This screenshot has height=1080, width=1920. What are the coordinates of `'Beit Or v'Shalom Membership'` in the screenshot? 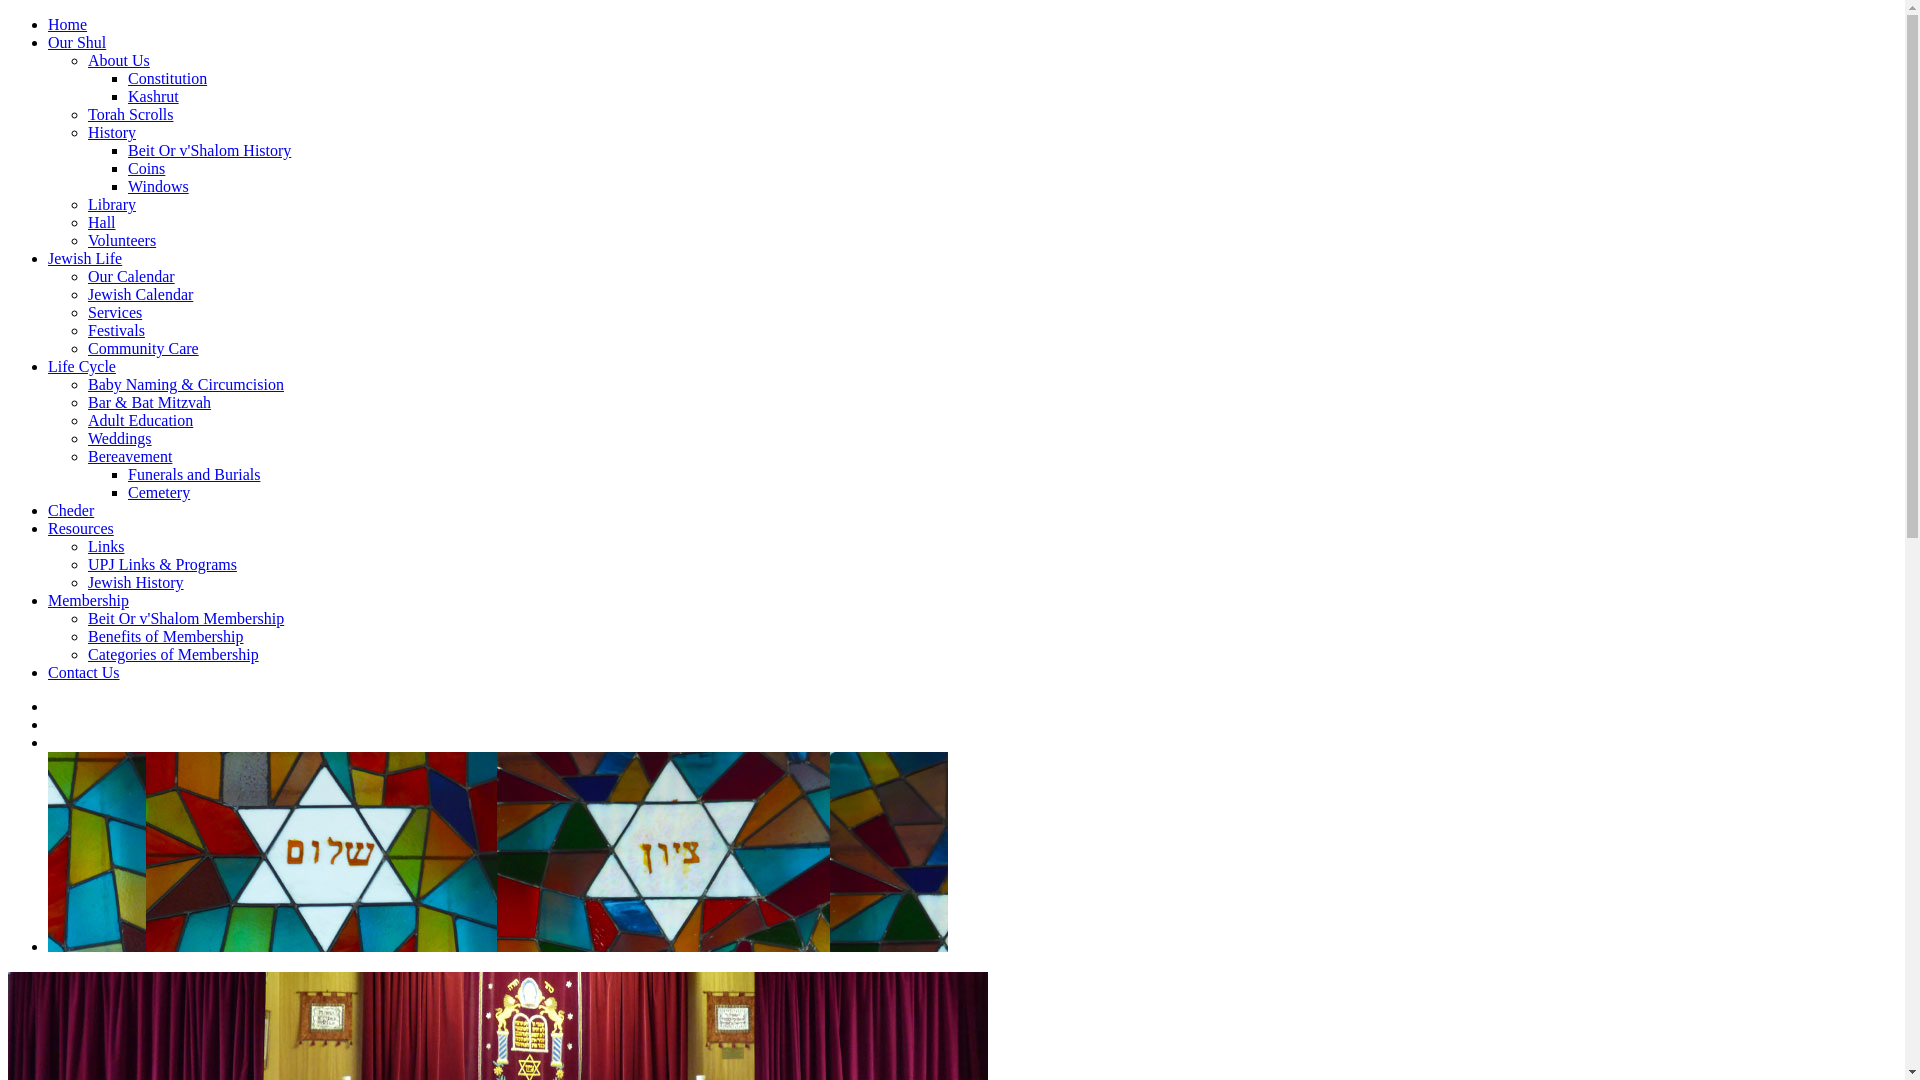 It's located at (186, 617).